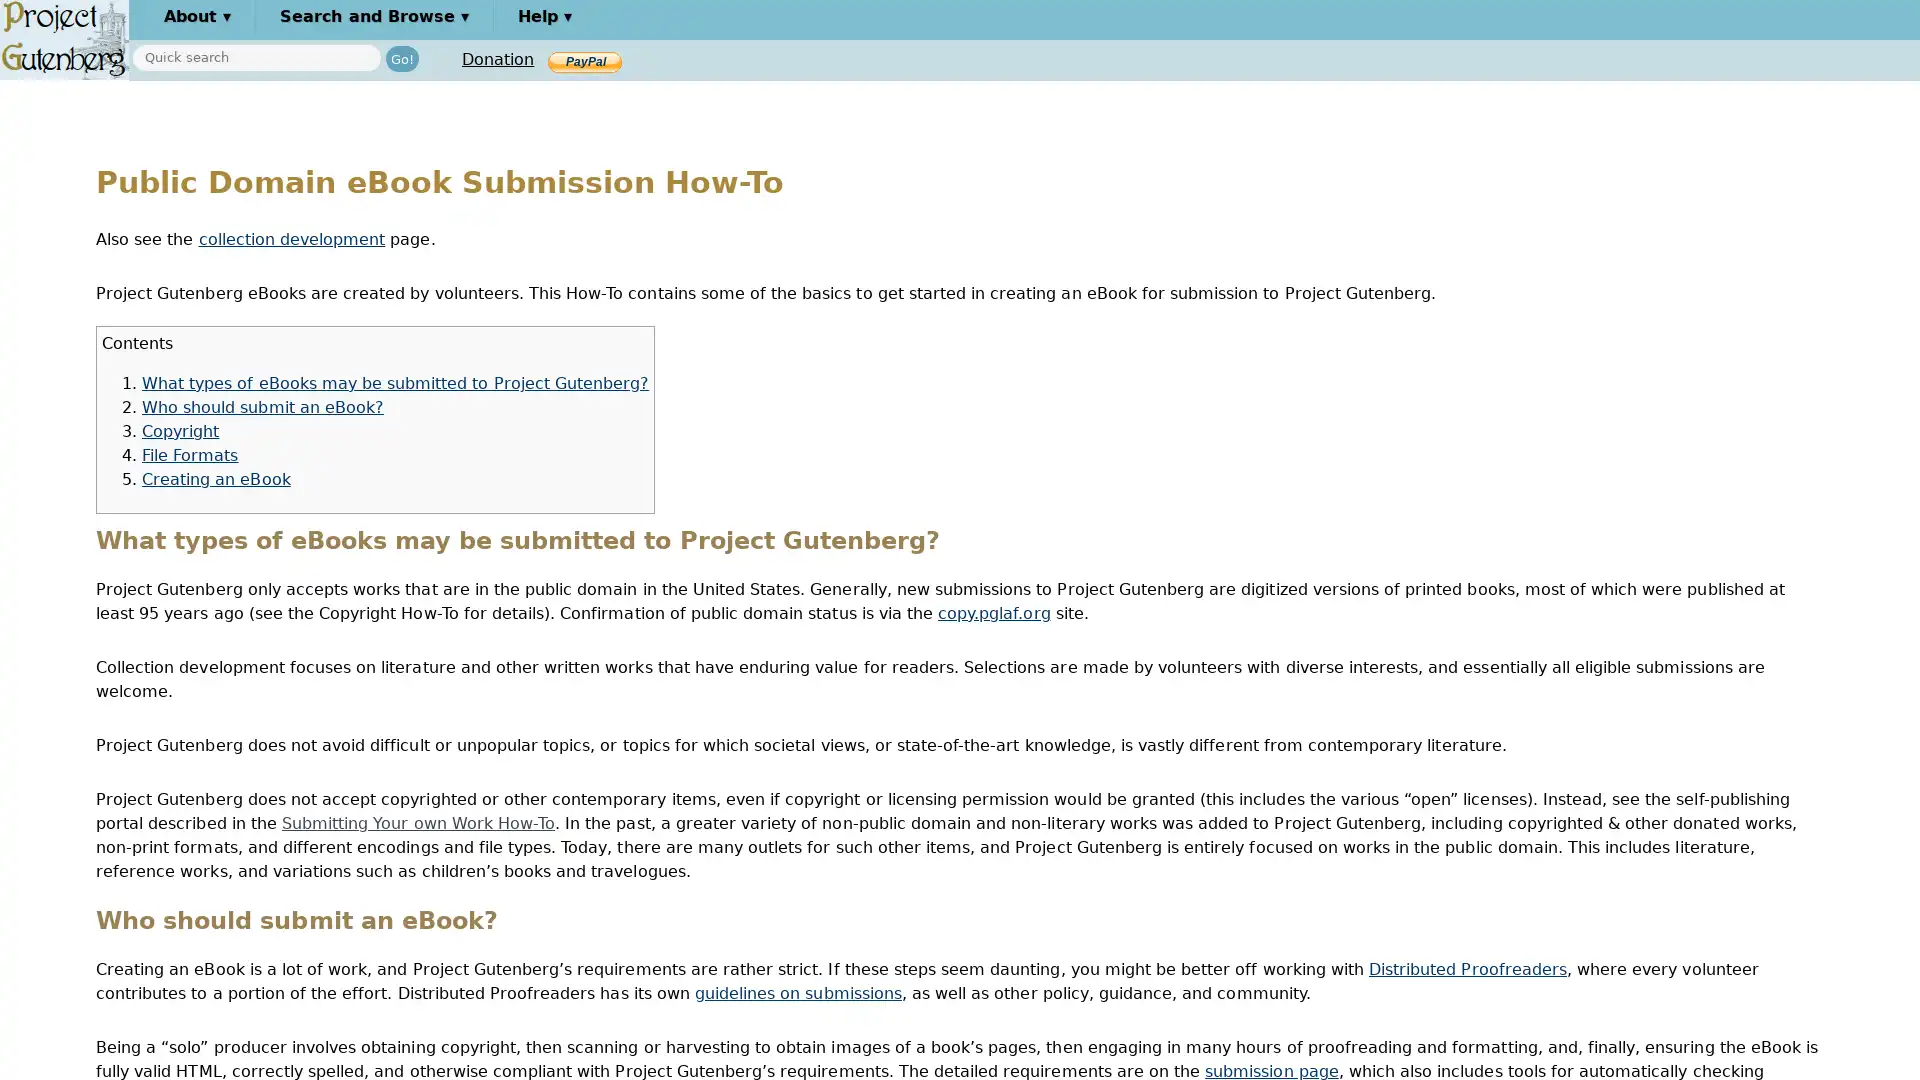 Image resolution: width=1920 pixels, height=1080 pixels. What do you see at coordinates (401, 57) in the screenshot?
I see `Go!` at bounding box center [401, 57].